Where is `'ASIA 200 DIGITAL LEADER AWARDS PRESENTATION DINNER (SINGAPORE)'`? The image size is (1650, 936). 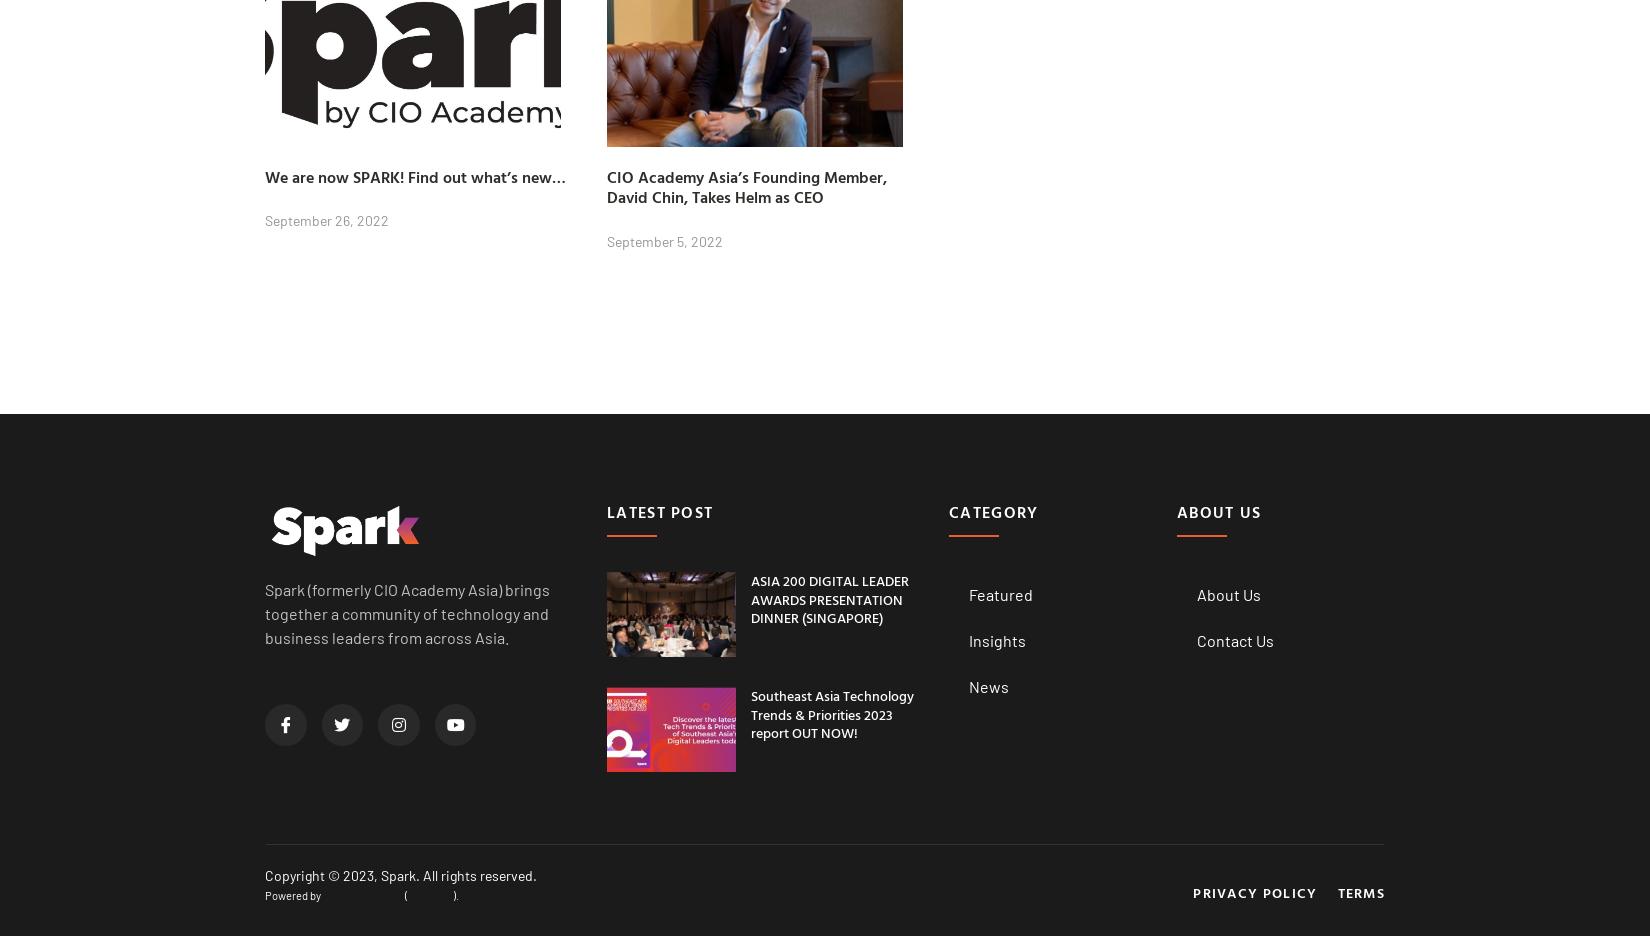 'ASIA 200 DIGITAL LEADER AWARDS PRESENTATION DINNER (SINGAPORE)' is located at coordinates (828, 598).